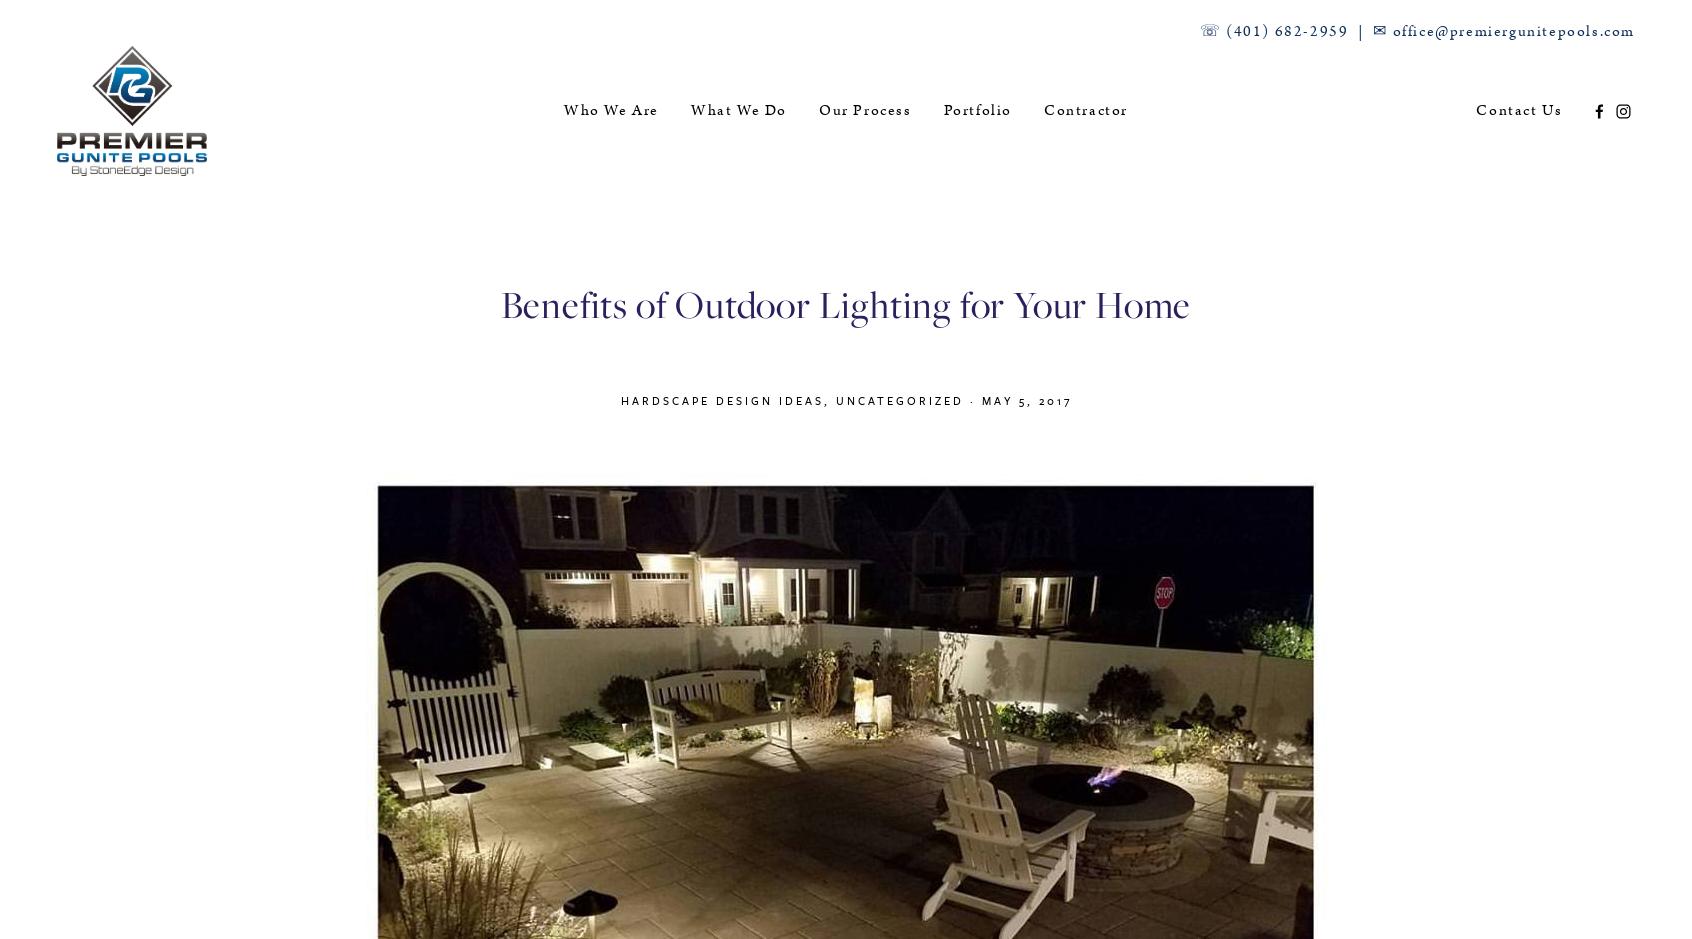 The image size is (1692, 939). What do you see at coordinates (863, 109) in the screenshot?
I see `'Our Process'` at bounding box center [863, 109].